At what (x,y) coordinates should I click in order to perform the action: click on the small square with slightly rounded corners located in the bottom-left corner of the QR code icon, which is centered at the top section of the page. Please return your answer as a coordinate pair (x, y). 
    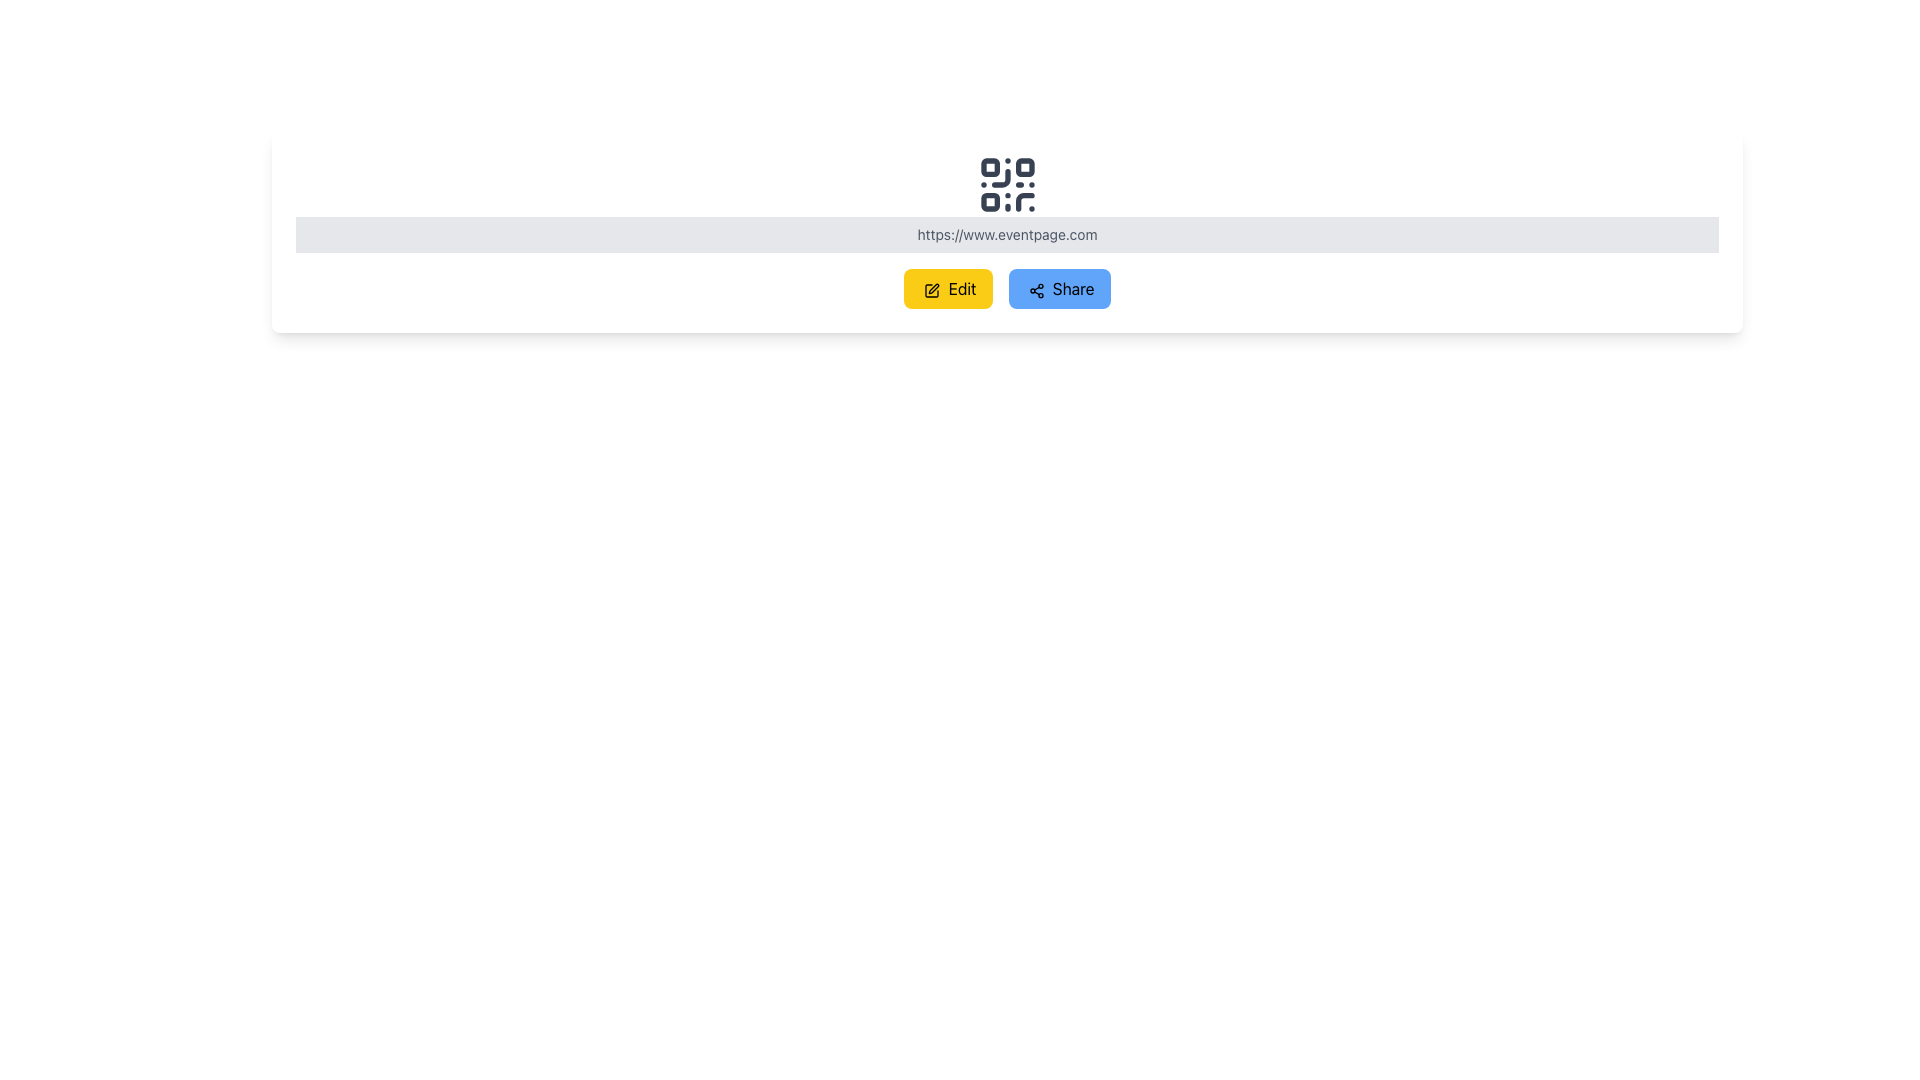
    Looking at the image, I should click on (990, 202).